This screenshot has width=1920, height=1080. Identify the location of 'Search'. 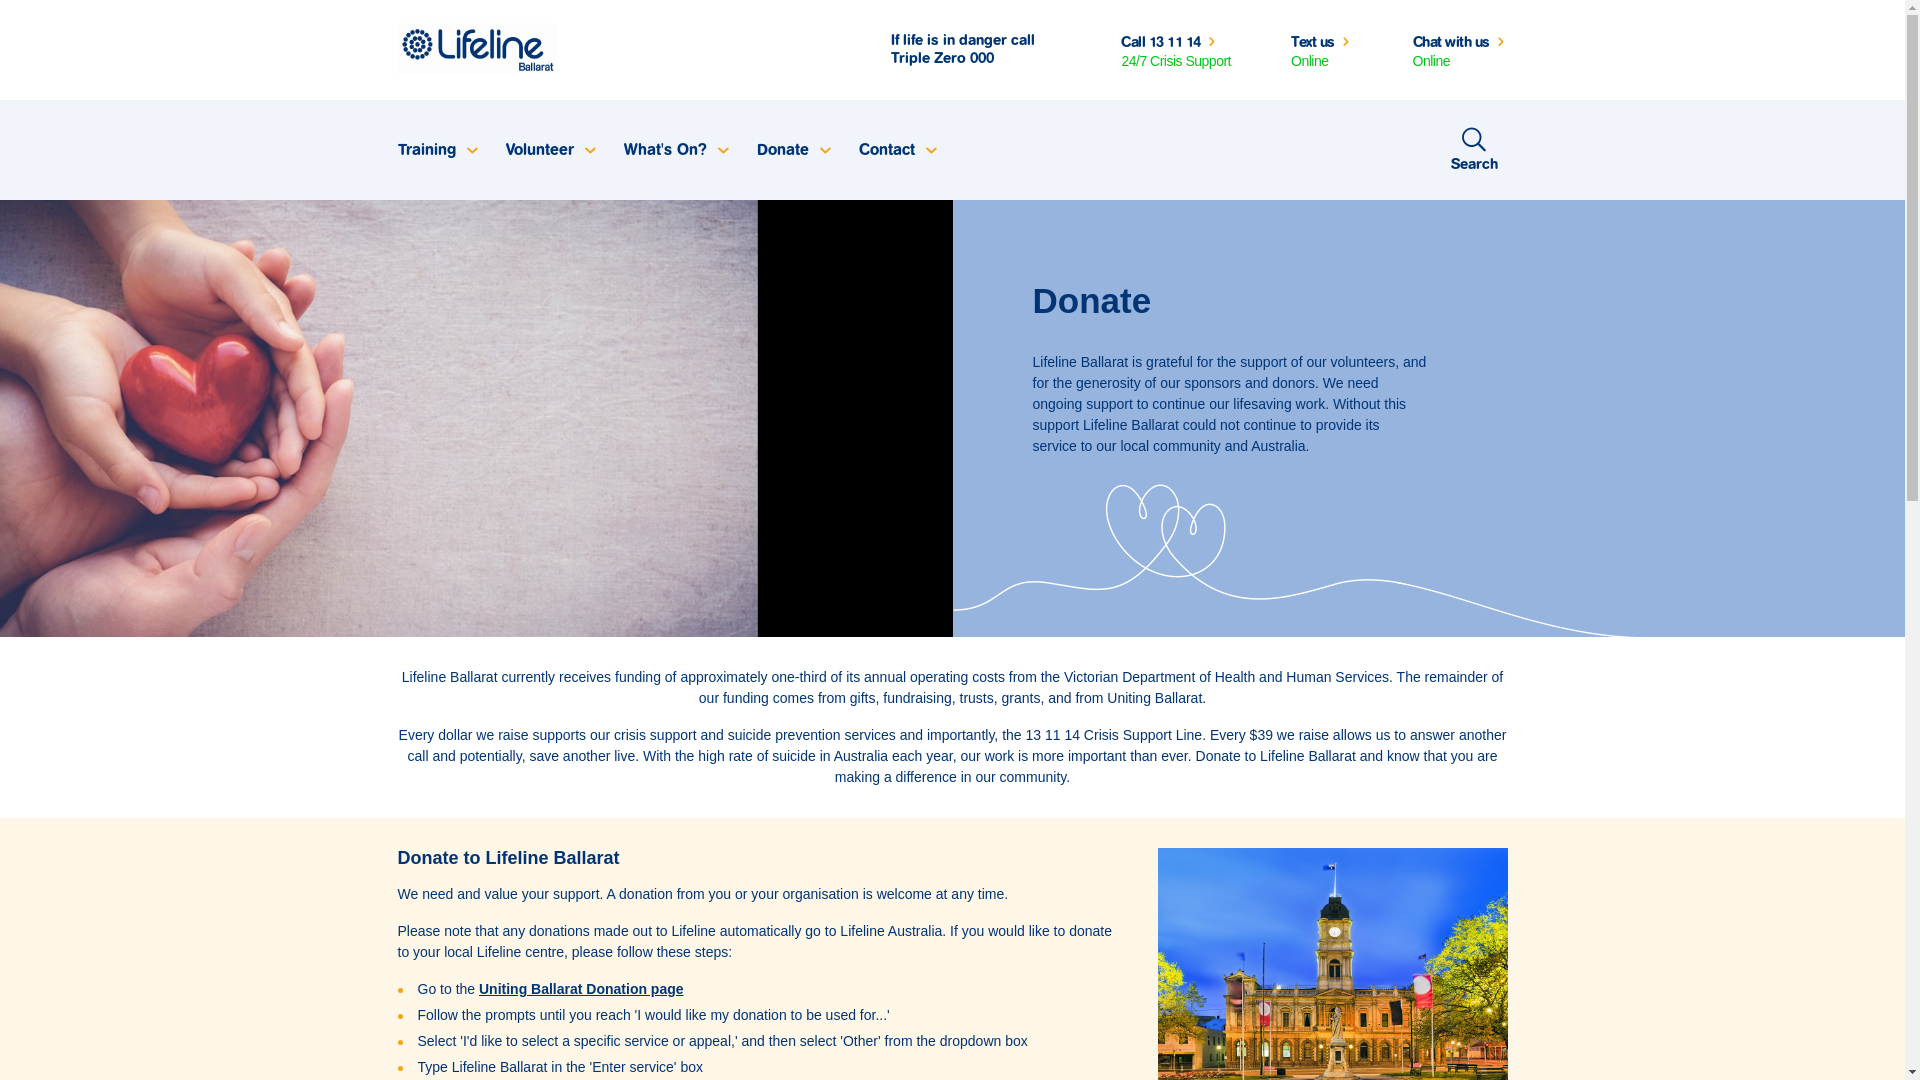
(1474, 149).